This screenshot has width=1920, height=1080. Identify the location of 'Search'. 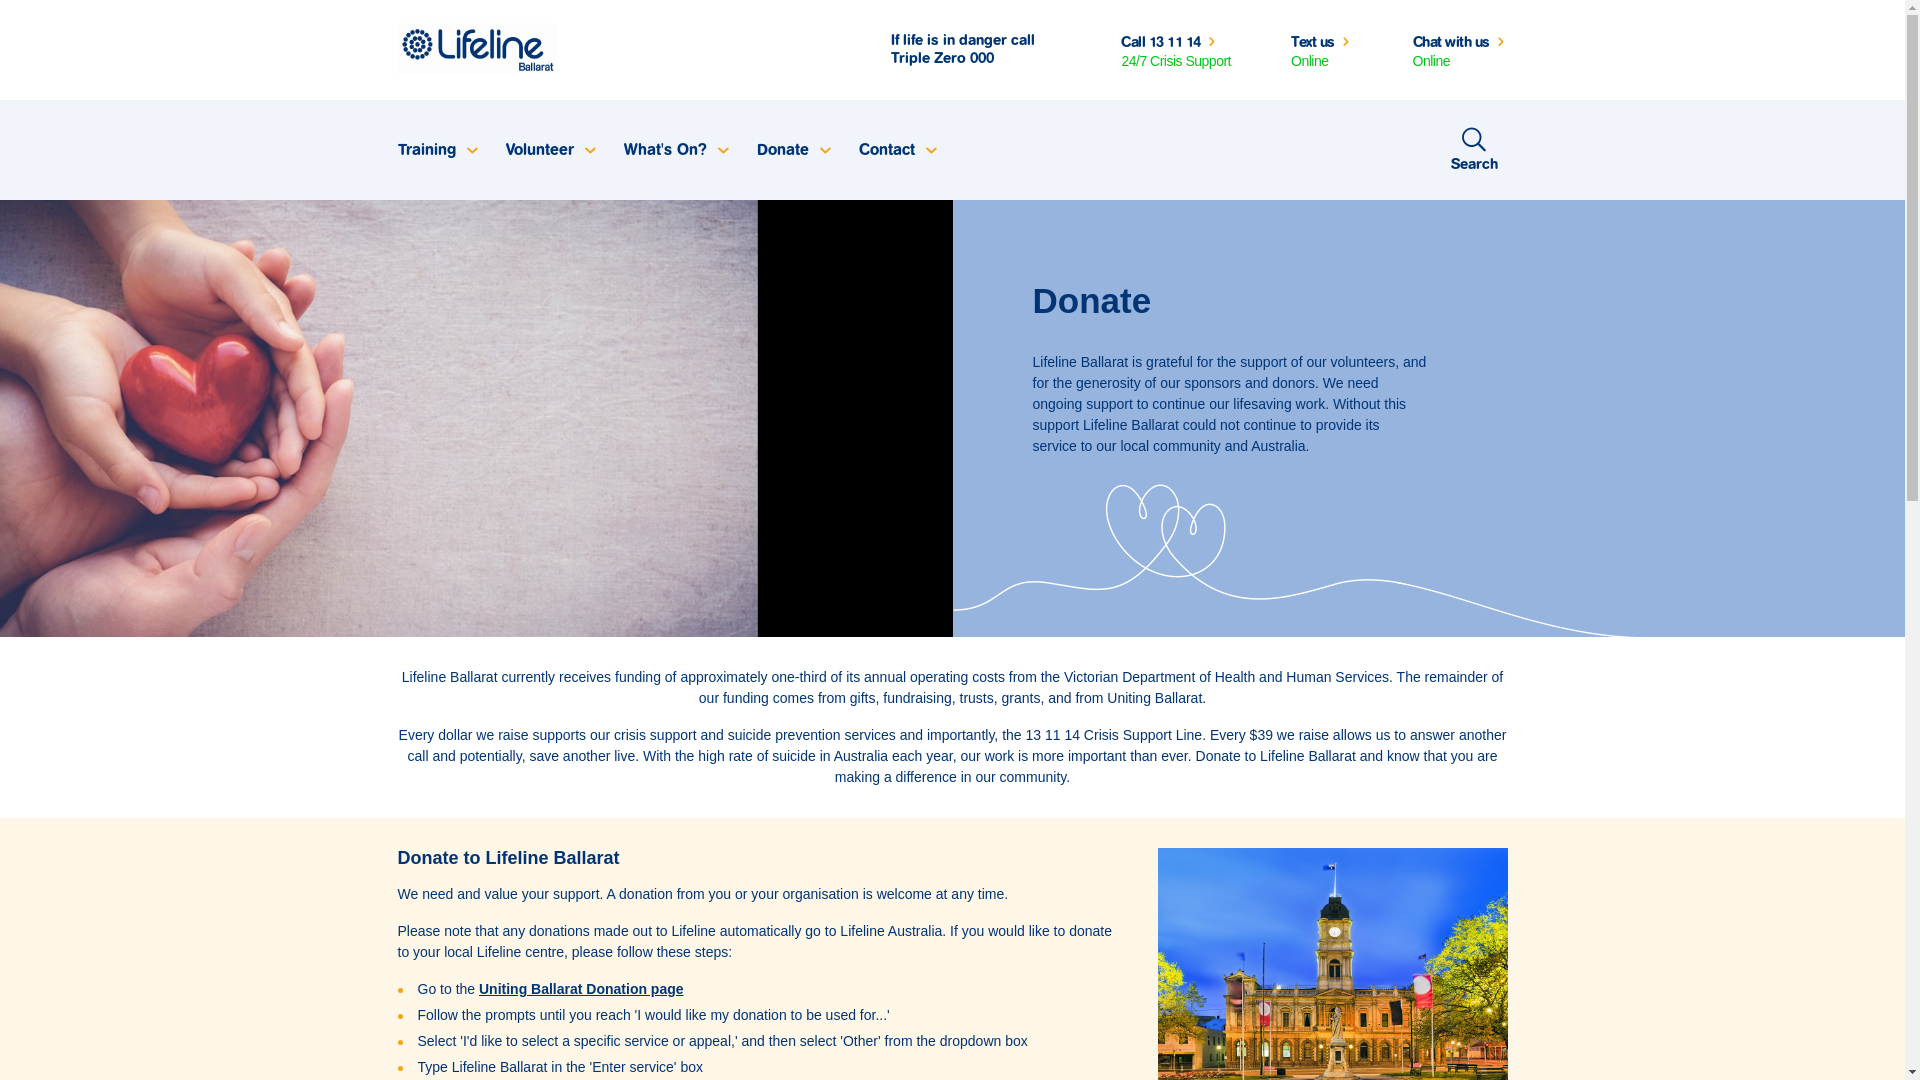
(1474, 149).